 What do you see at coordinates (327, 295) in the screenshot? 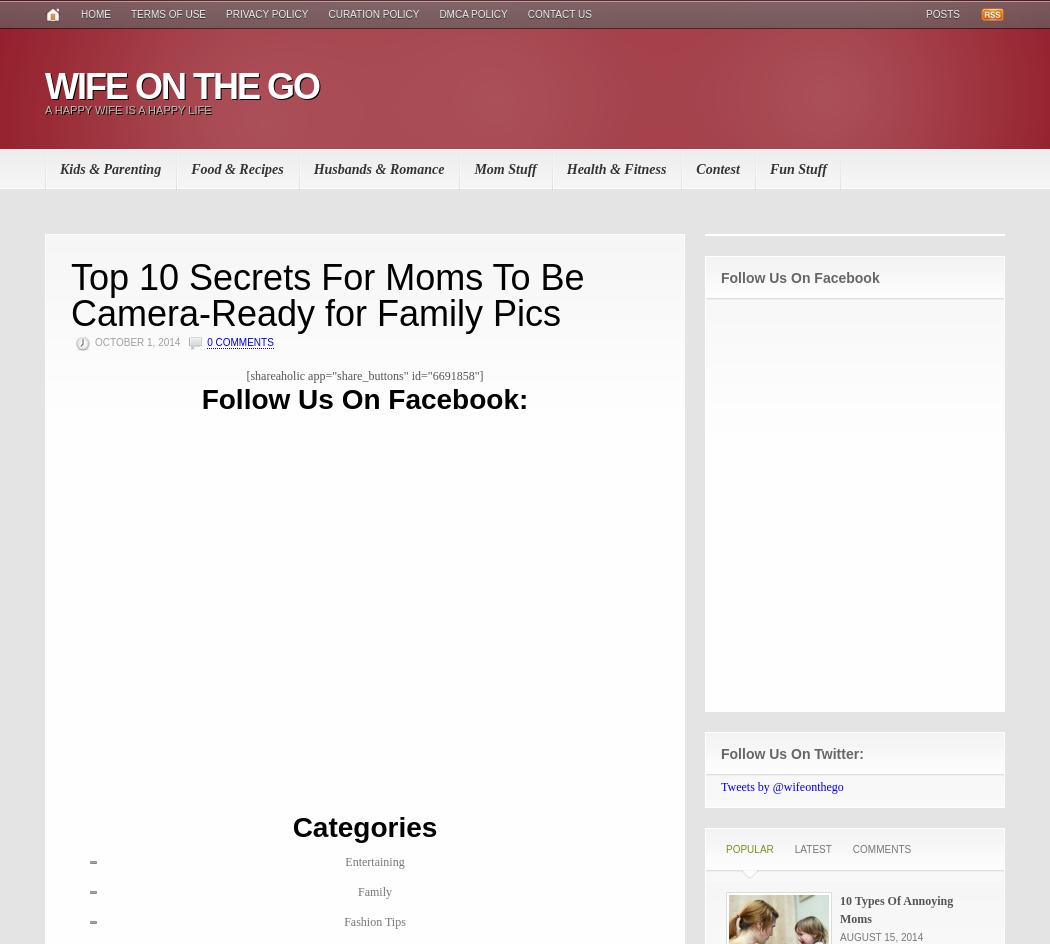
I see `'Top 10 Secrets For Moms To Be Camera-Ready for Family Pics'` at bounding box center [327, 295].